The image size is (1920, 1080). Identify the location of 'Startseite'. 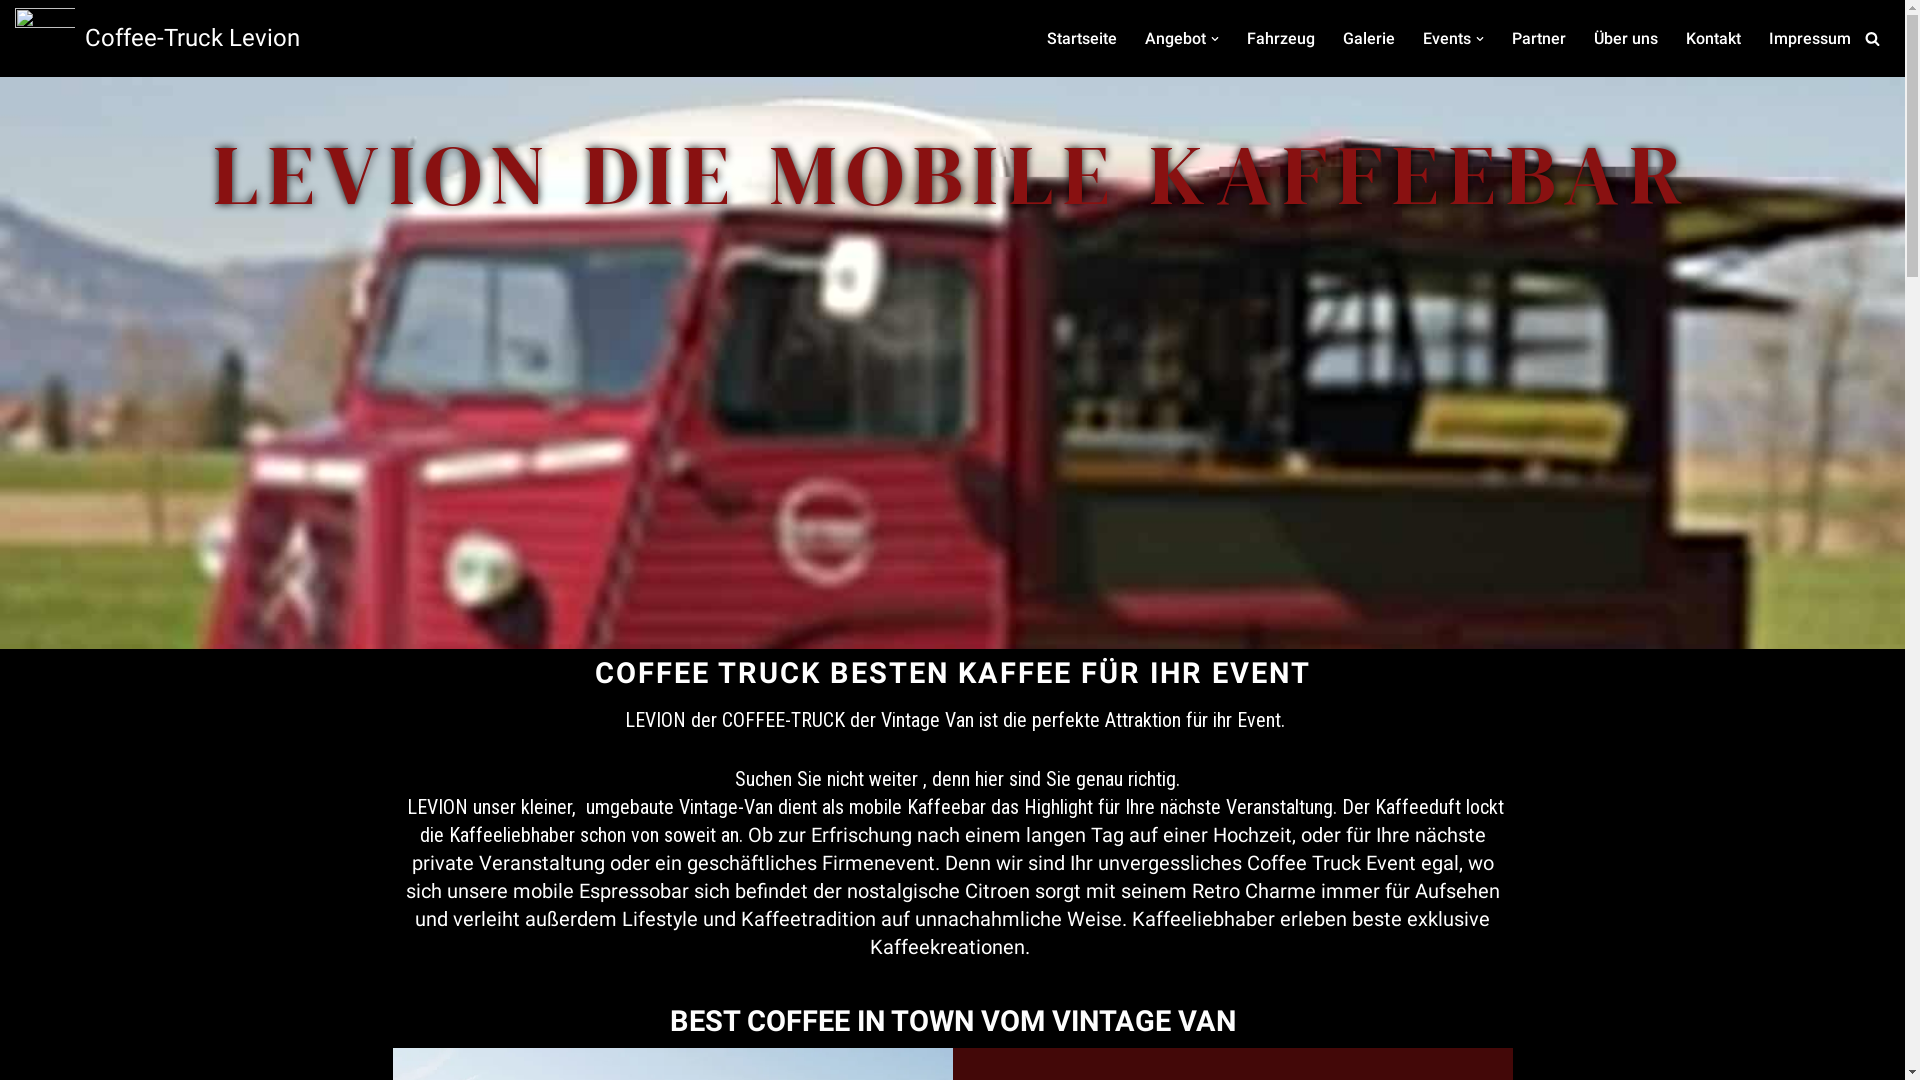
(1045, 38).